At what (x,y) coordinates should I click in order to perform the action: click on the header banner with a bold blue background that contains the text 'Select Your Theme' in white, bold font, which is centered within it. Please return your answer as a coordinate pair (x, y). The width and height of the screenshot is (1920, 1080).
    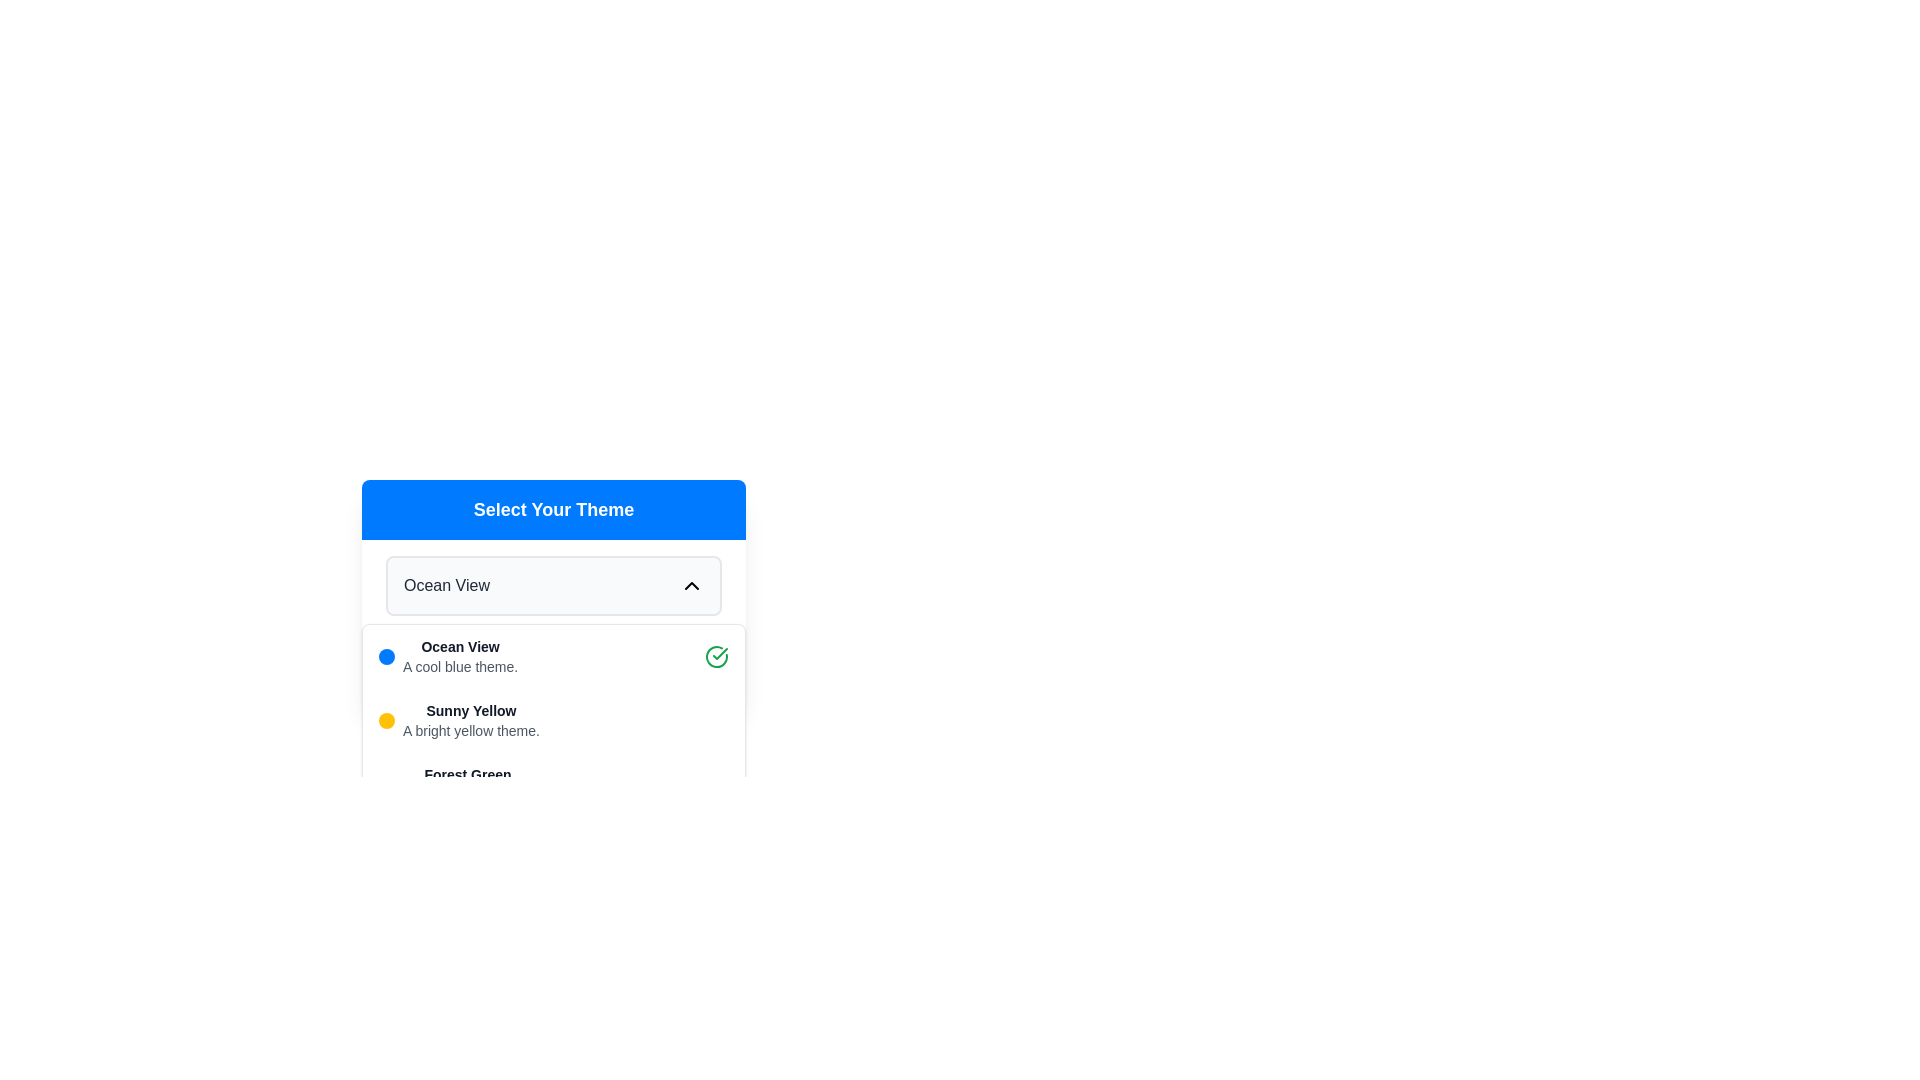
    Looking at the image, I should click on (553, 508).